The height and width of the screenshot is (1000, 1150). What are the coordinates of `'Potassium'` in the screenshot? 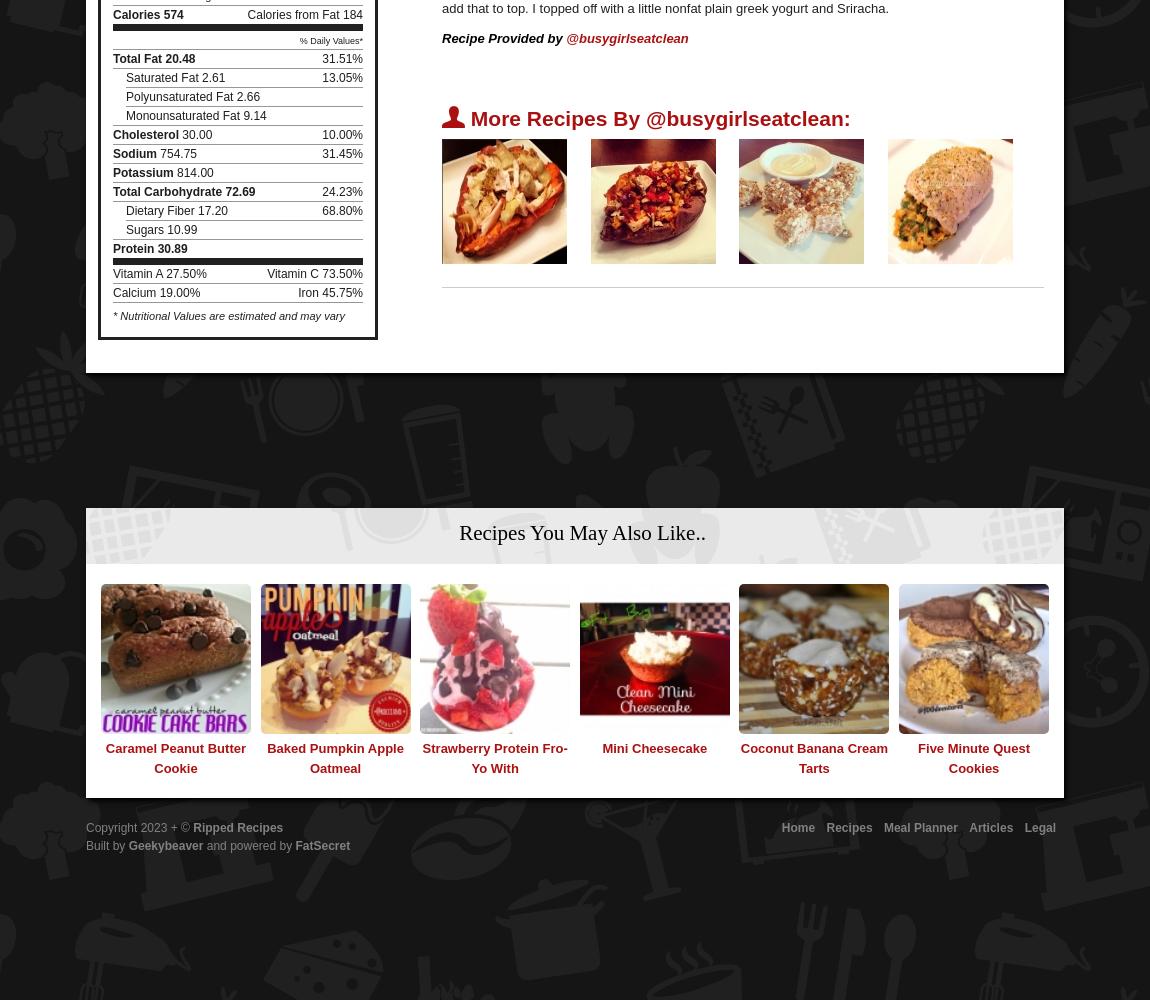 It's located at (112, 173).